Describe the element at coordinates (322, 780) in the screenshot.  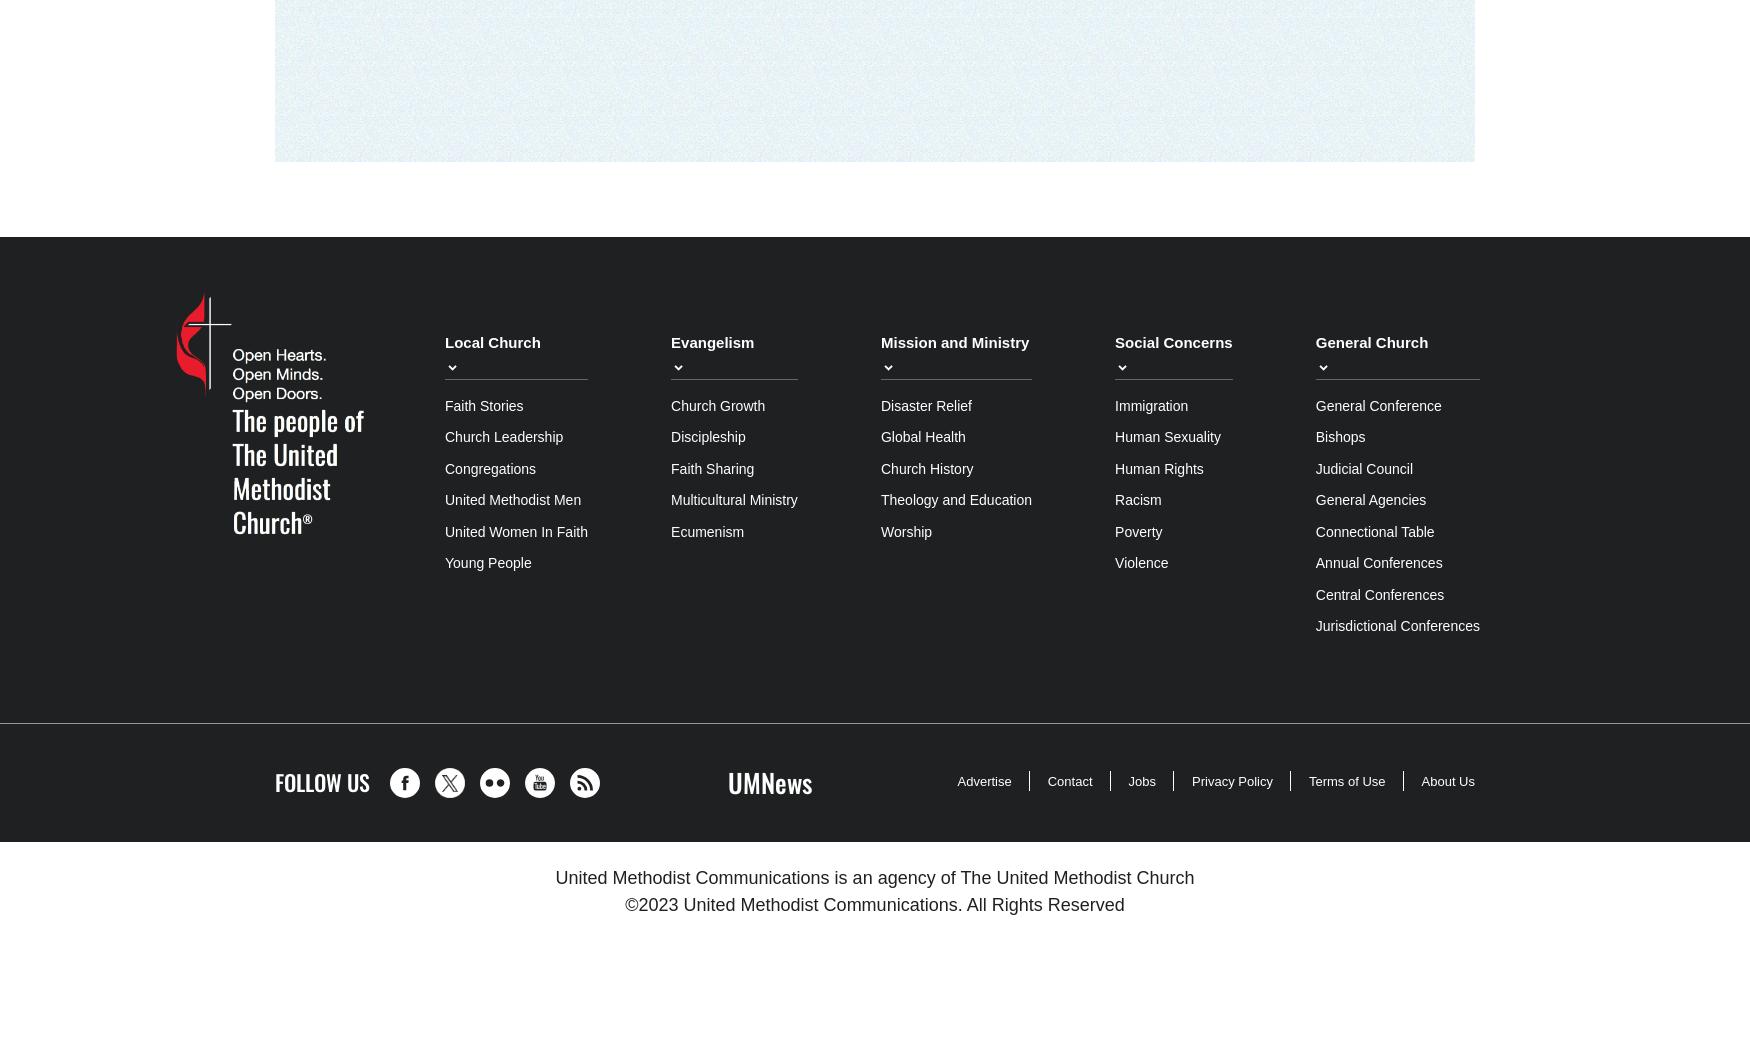
I see `'FOLLOW US'` at that location.